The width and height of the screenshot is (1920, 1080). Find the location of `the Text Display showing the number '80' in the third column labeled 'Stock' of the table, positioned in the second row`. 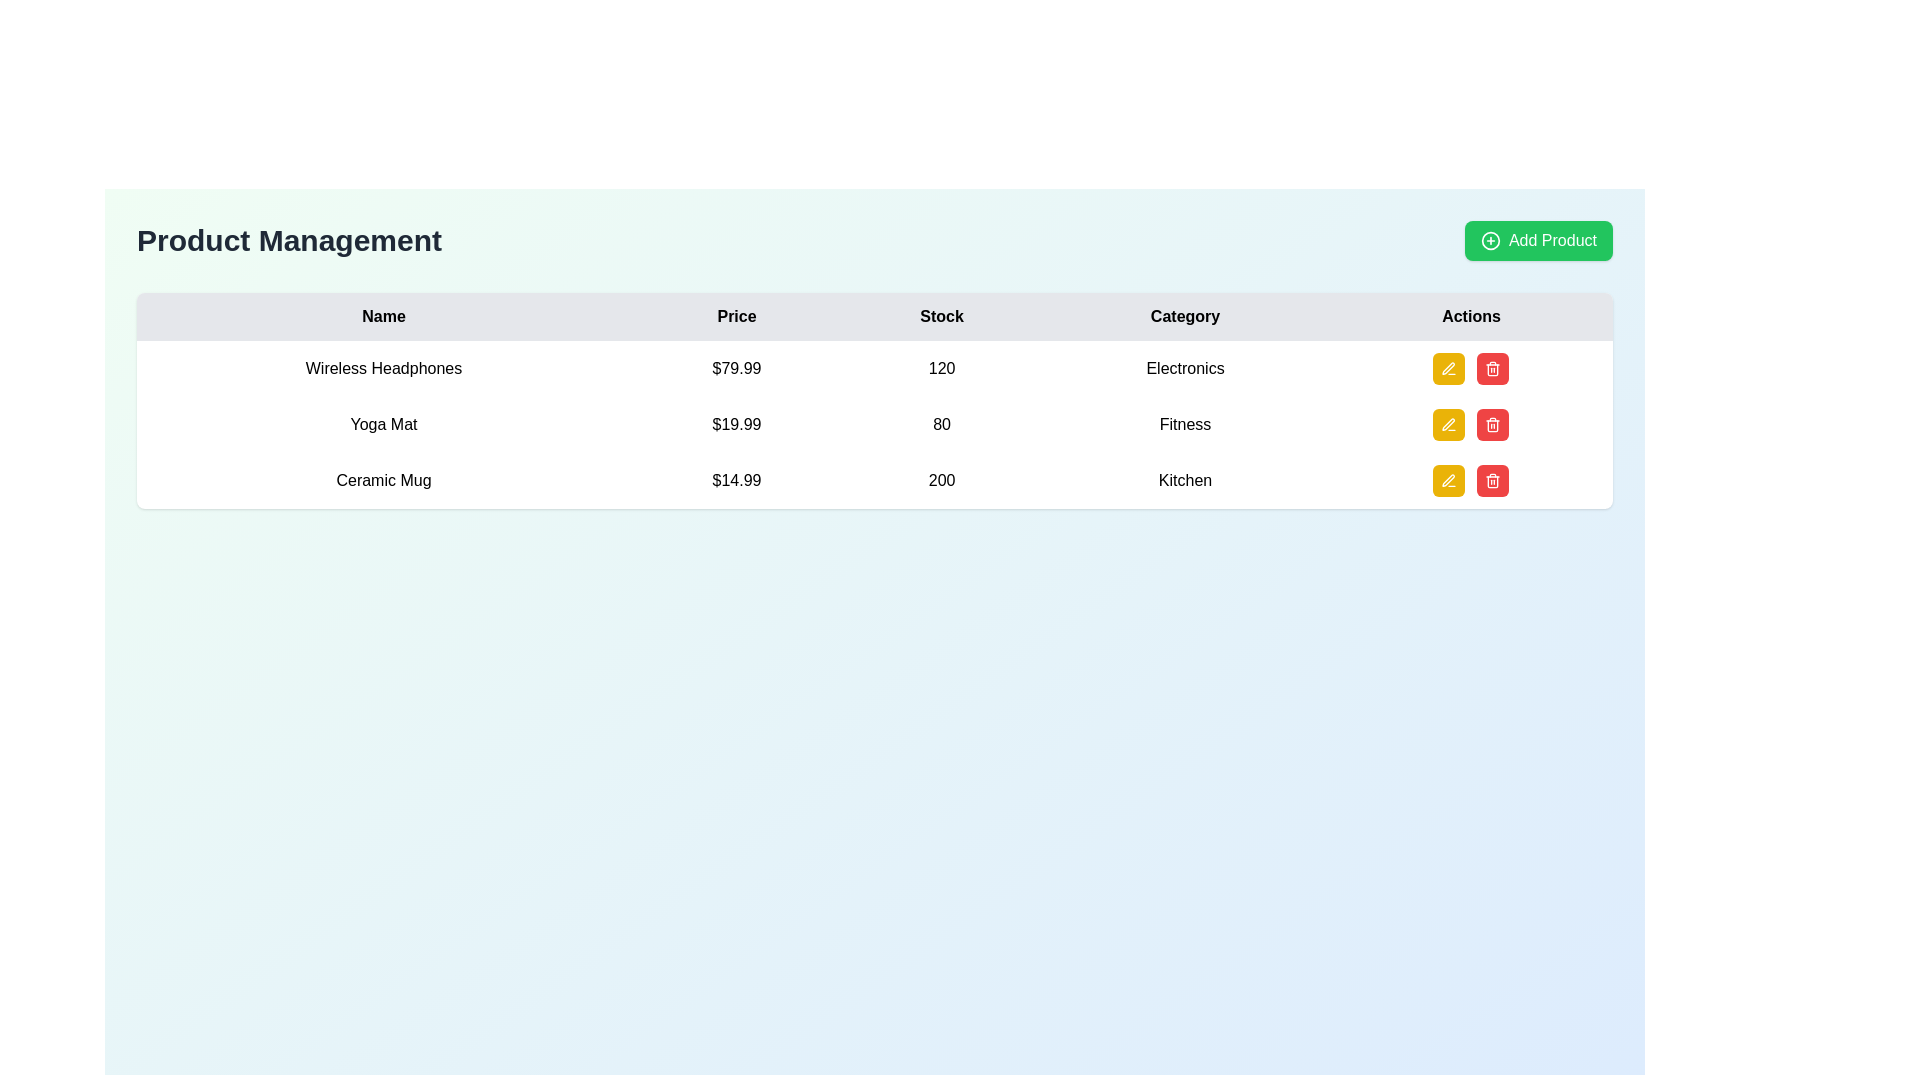

the Text Display showing the number '80' in the third column labeled 'Stock' of the table, positioned in the second row is located at coordinates (941, 423).